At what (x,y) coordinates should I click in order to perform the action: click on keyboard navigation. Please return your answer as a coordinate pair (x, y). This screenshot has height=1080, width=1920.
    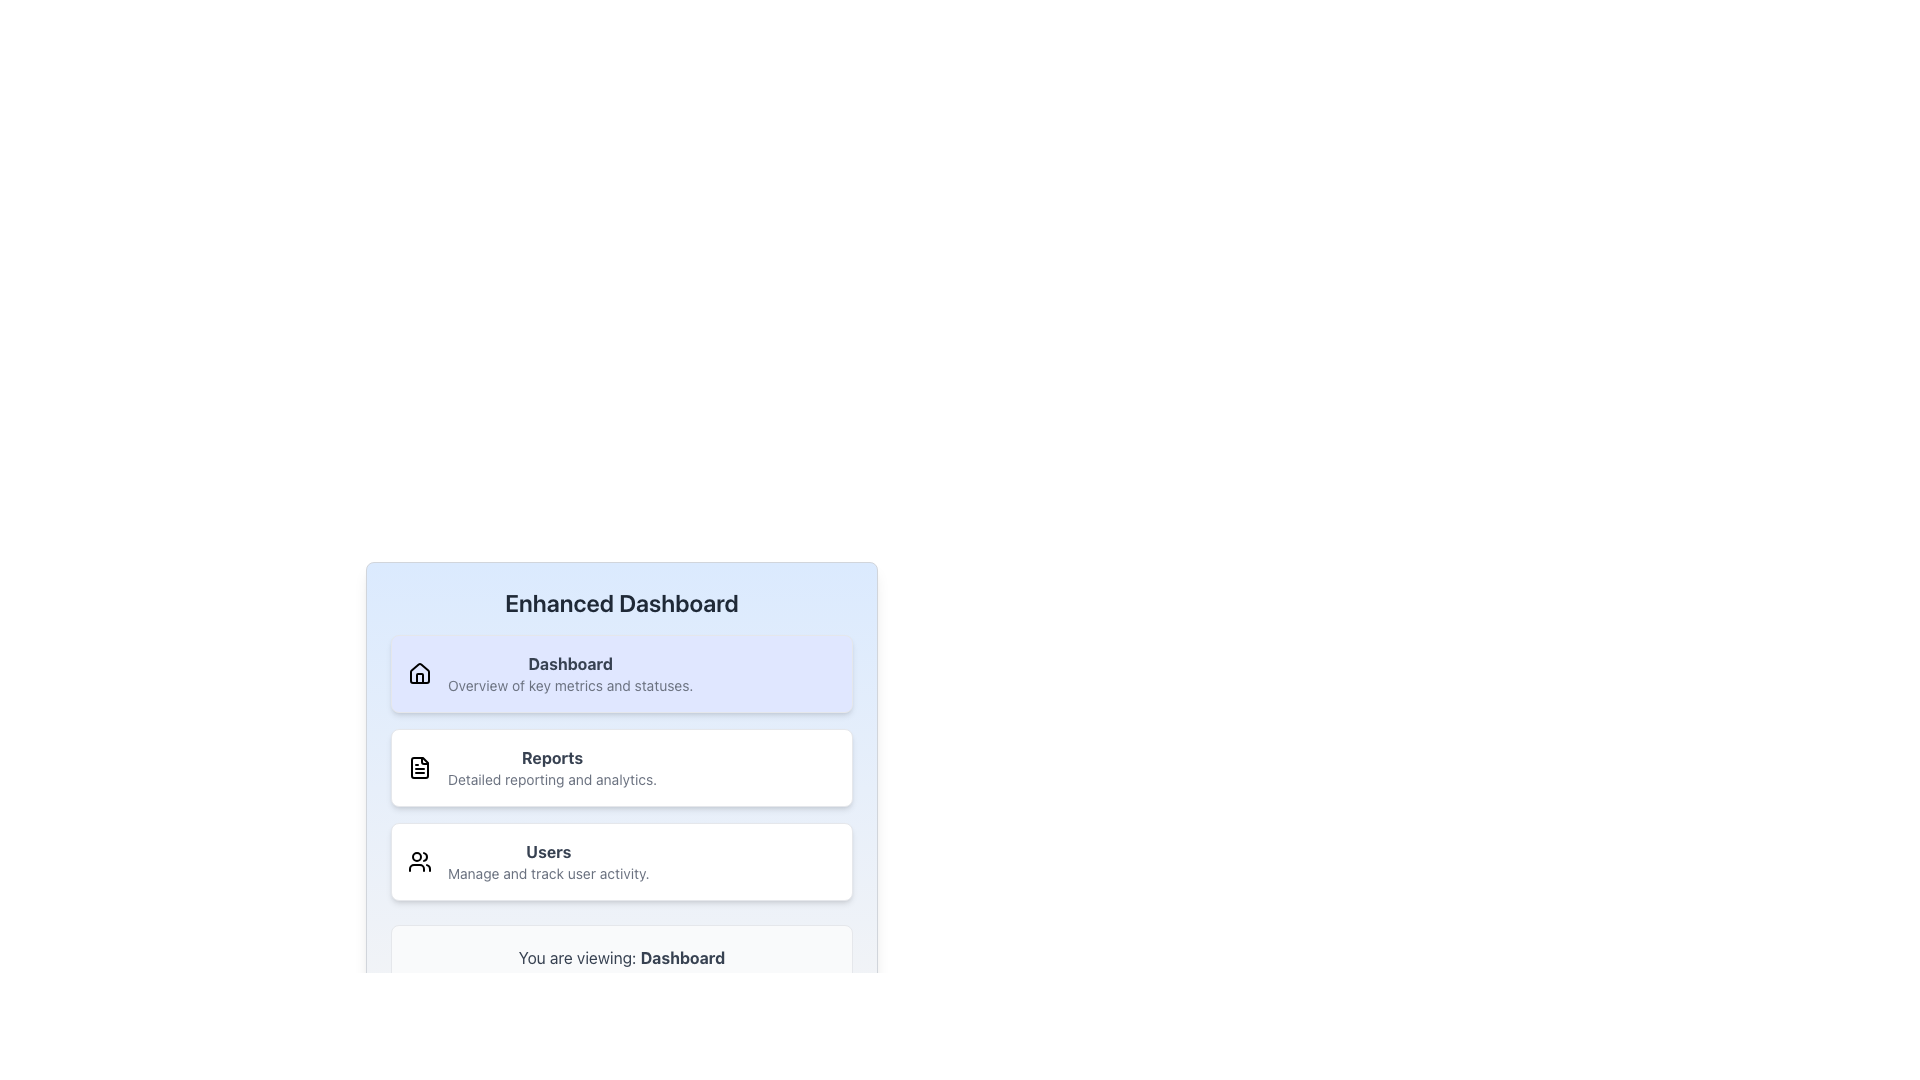
    Looking at the image, I should click on (621, 674).